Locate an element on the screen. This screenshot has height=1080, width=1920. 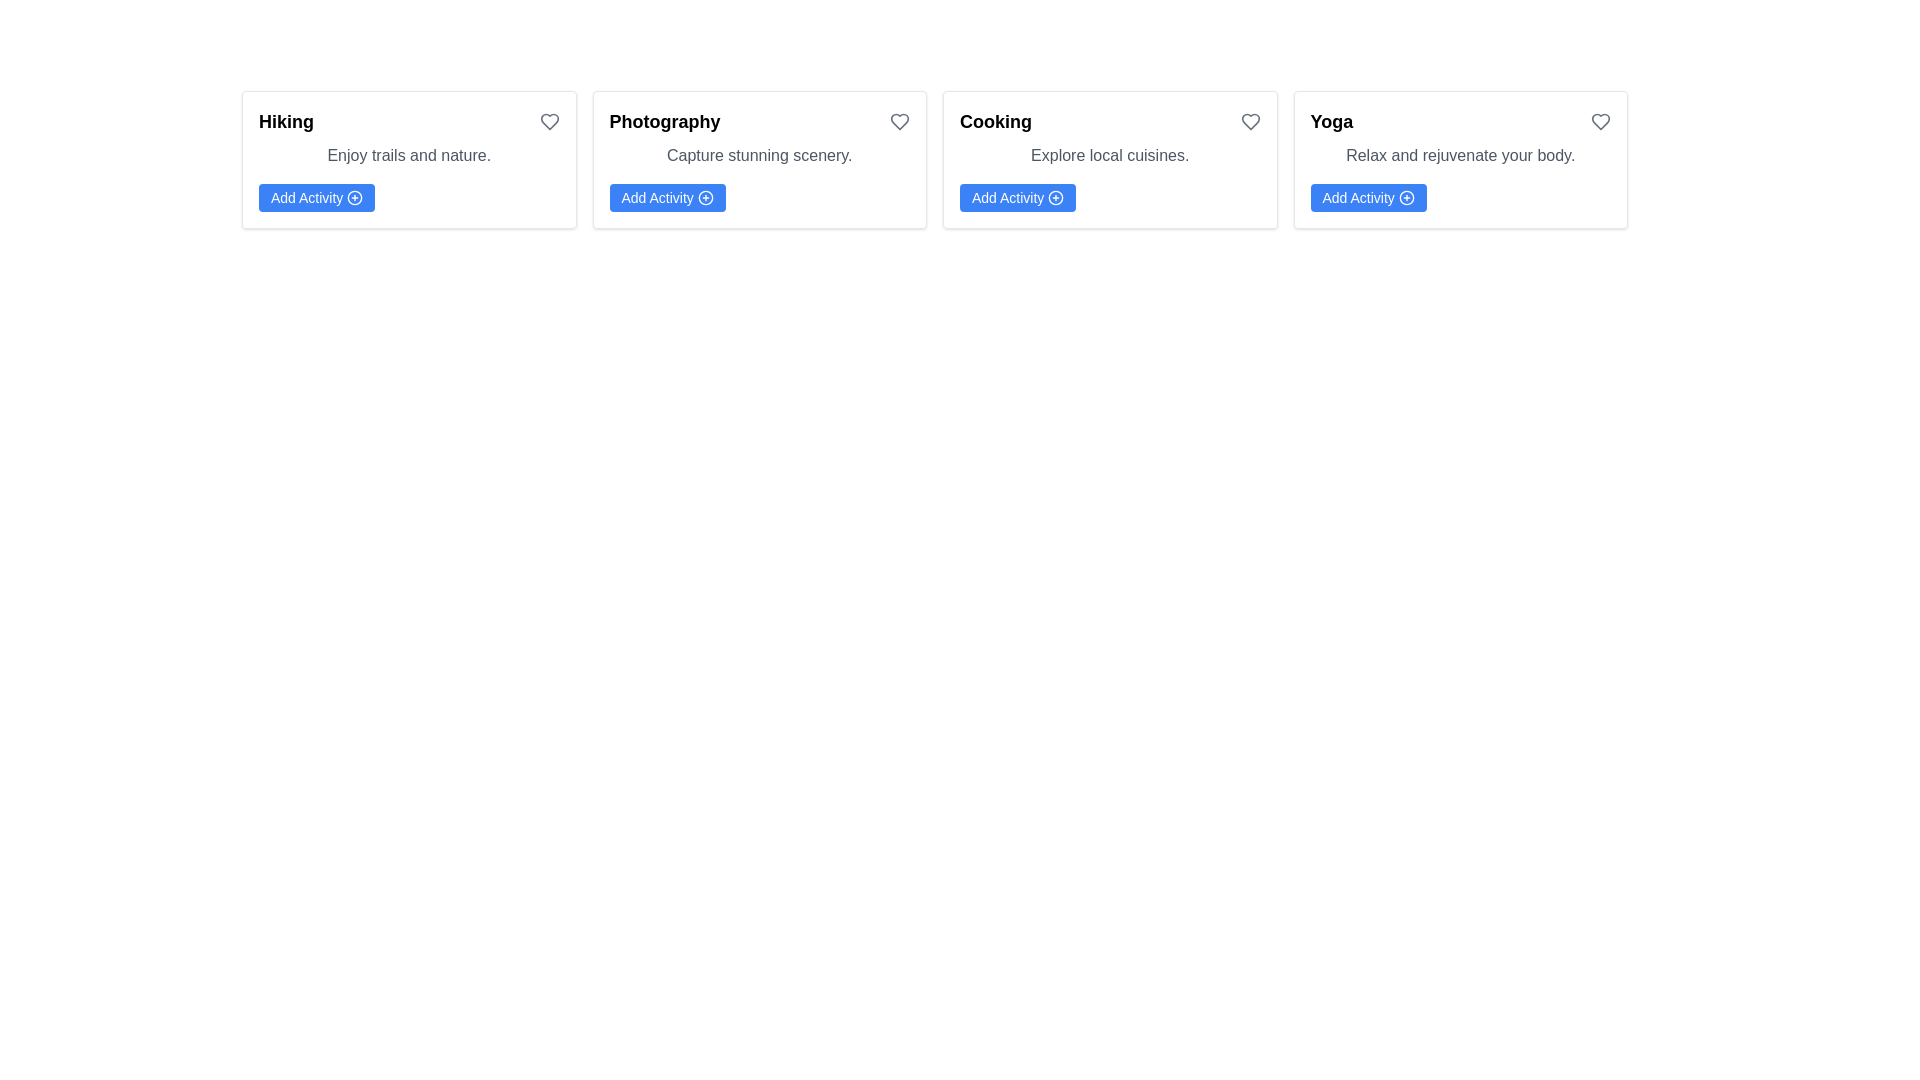
title text of the third card labeled 'Cooking' positioned in the upper-left corner of the card is located at coordinates (996, 122).